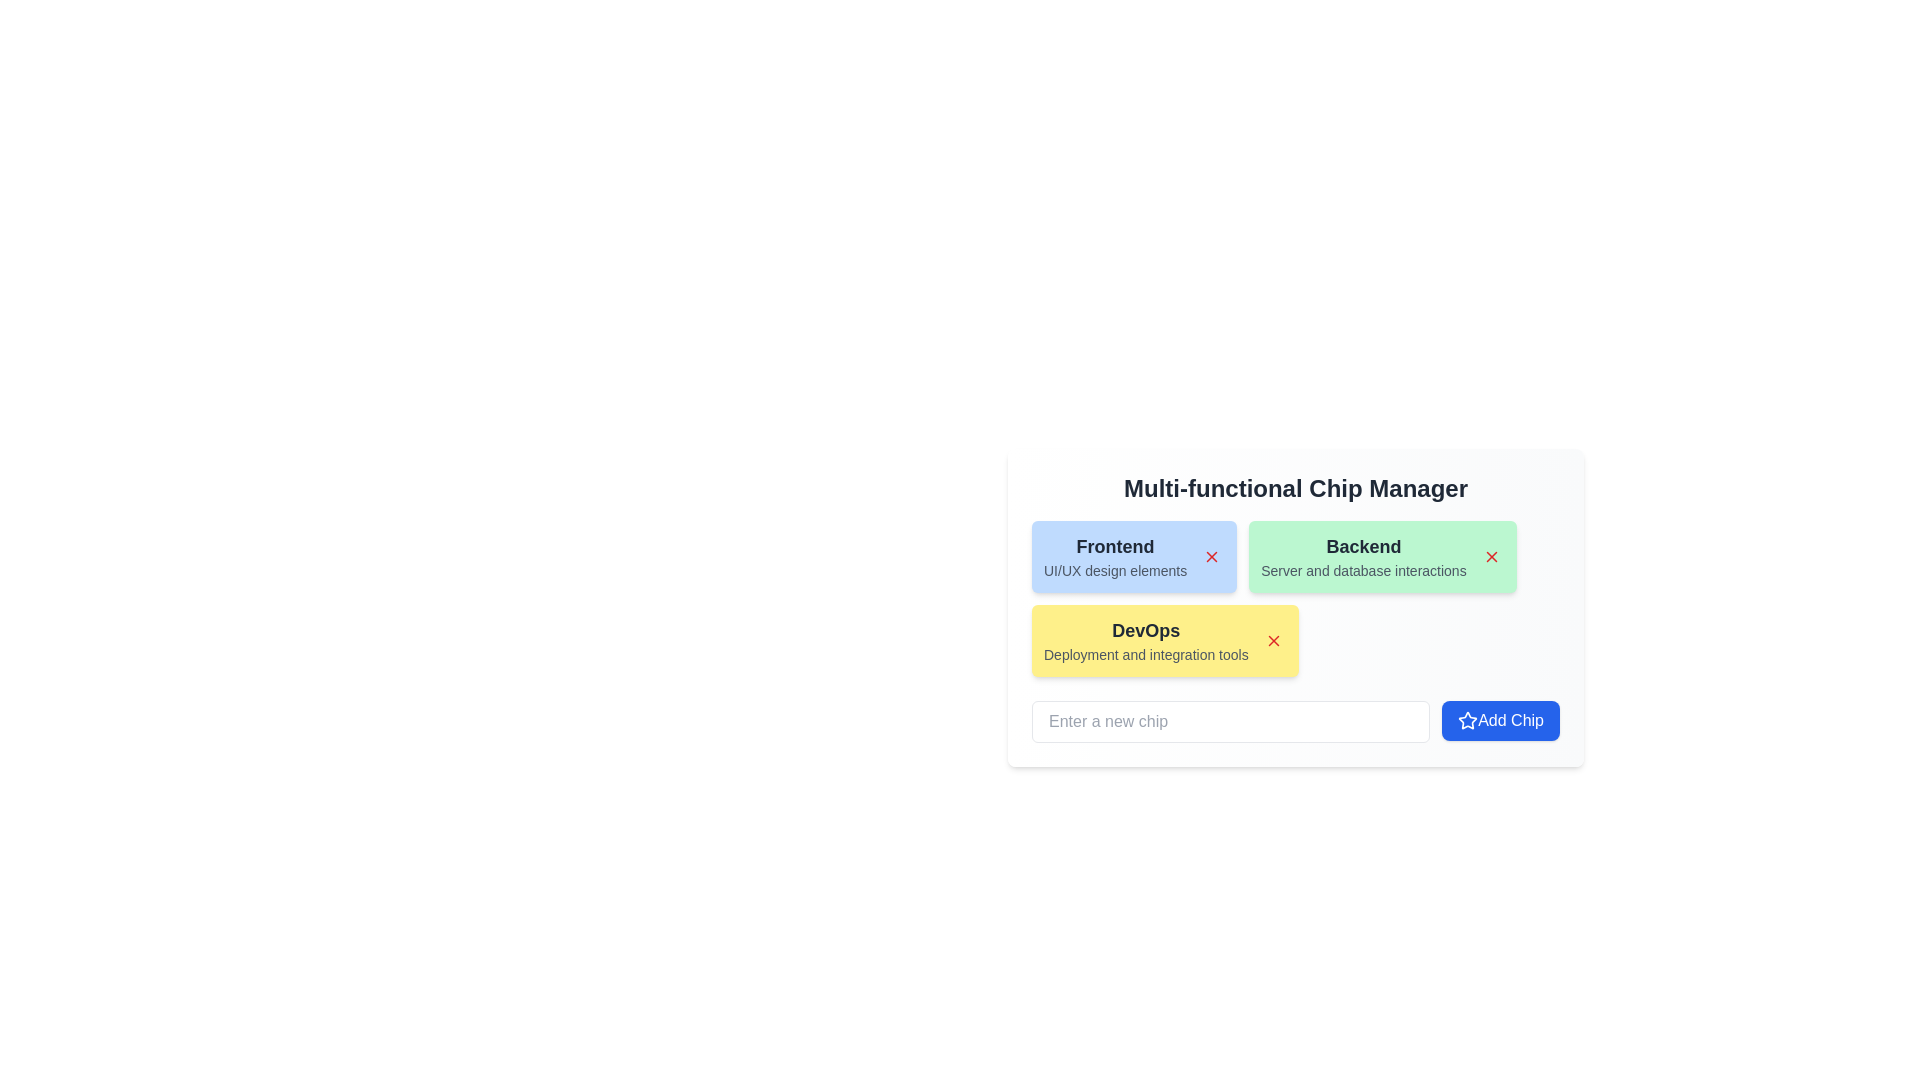 This screenshot has height=1080, width=1920. Describe the element at coordinates (1362, 547) in the screenshot. I see `the text label with the word 'Backend' displayed in bold on a light green background, located near the top-center of the section` at that location.